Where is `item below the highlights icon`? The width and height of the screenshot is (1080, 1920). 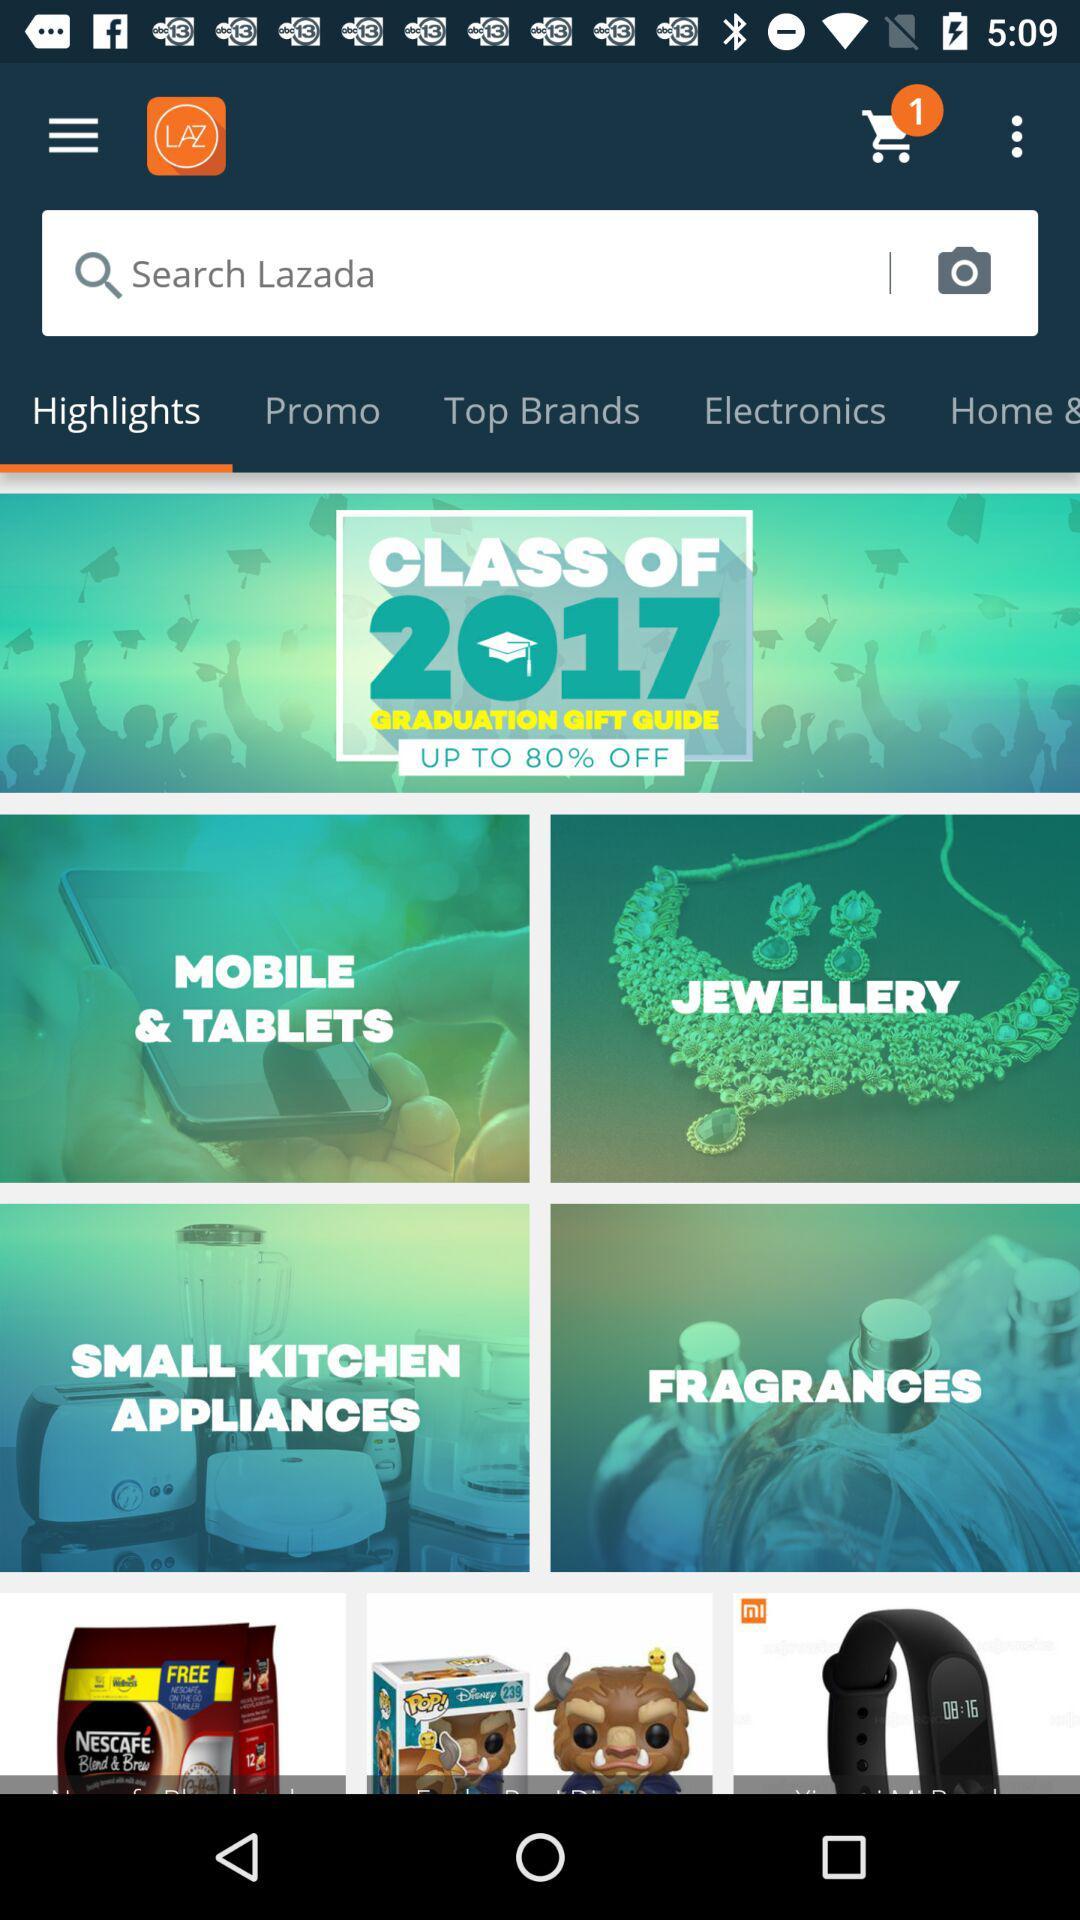 item below the highlights icon is located at coordinates (540, 643).